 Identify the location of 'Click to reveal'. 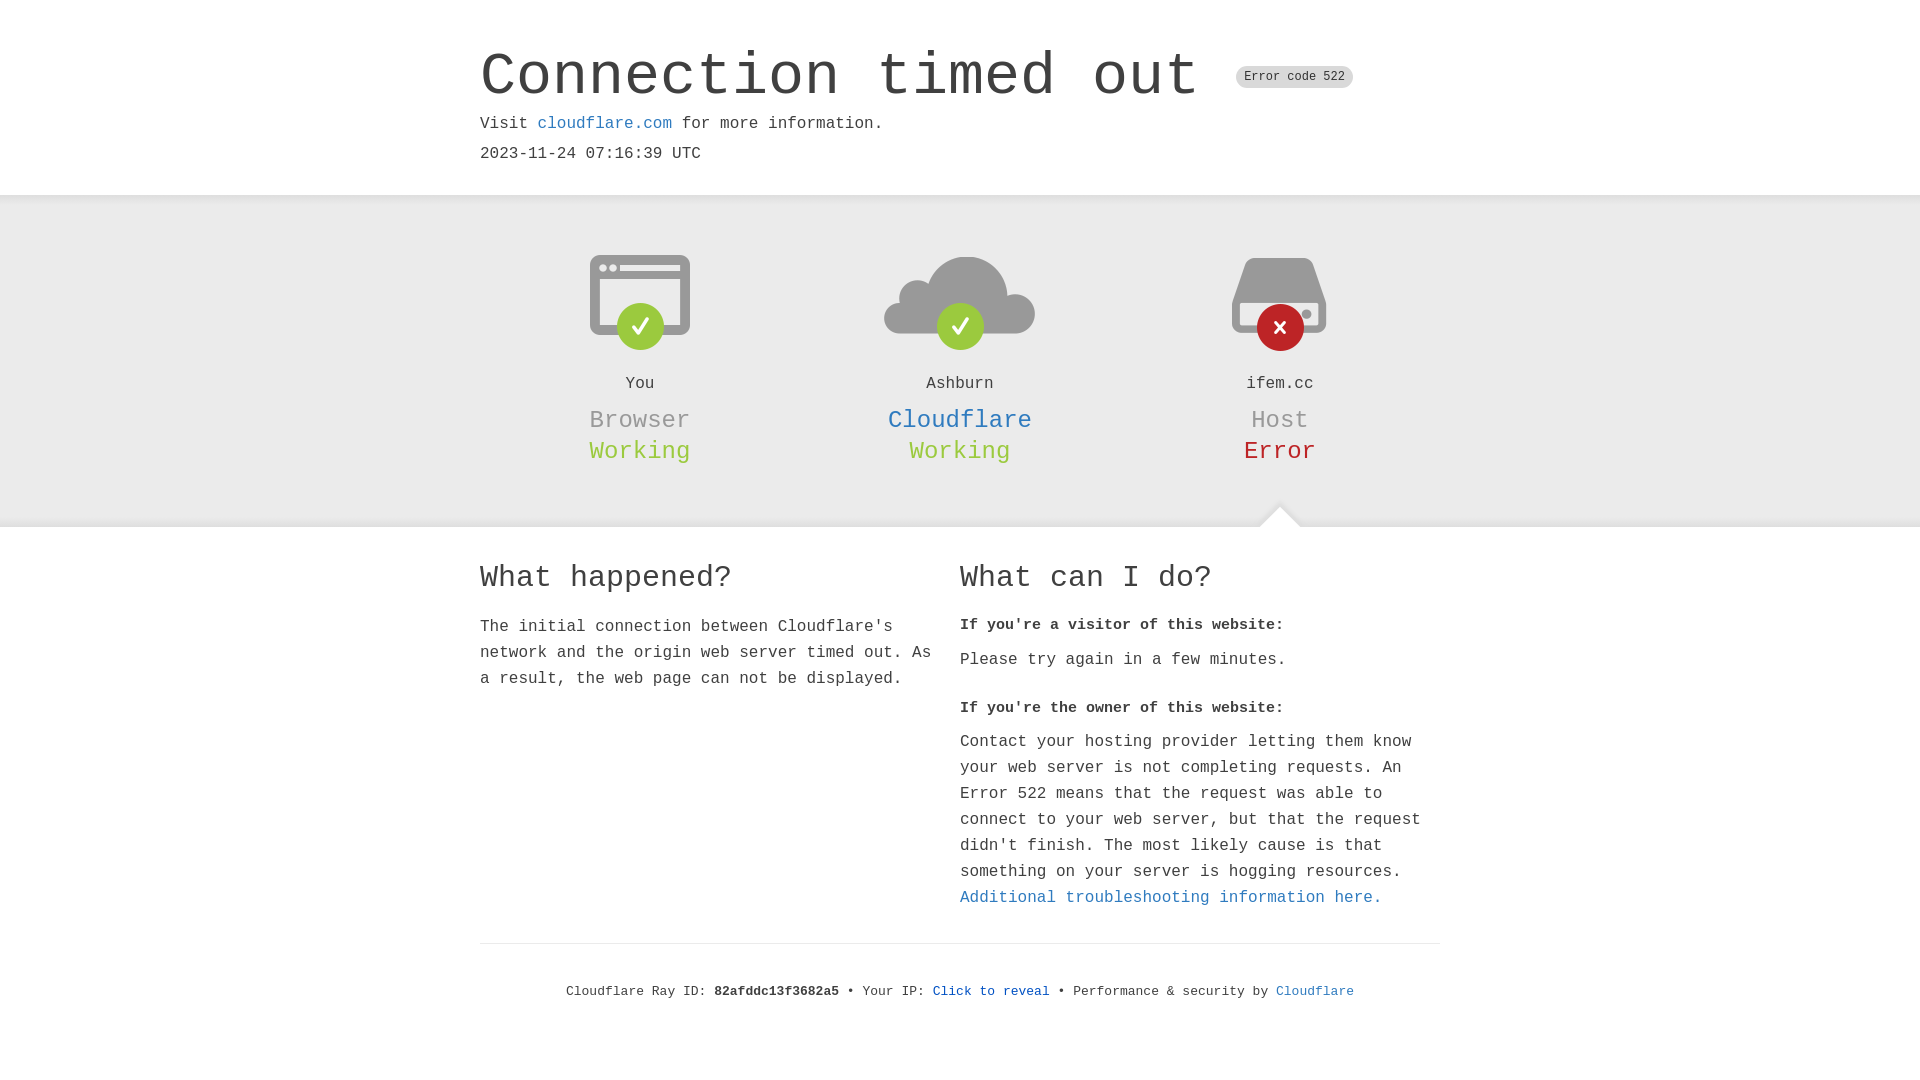
(931, 991).